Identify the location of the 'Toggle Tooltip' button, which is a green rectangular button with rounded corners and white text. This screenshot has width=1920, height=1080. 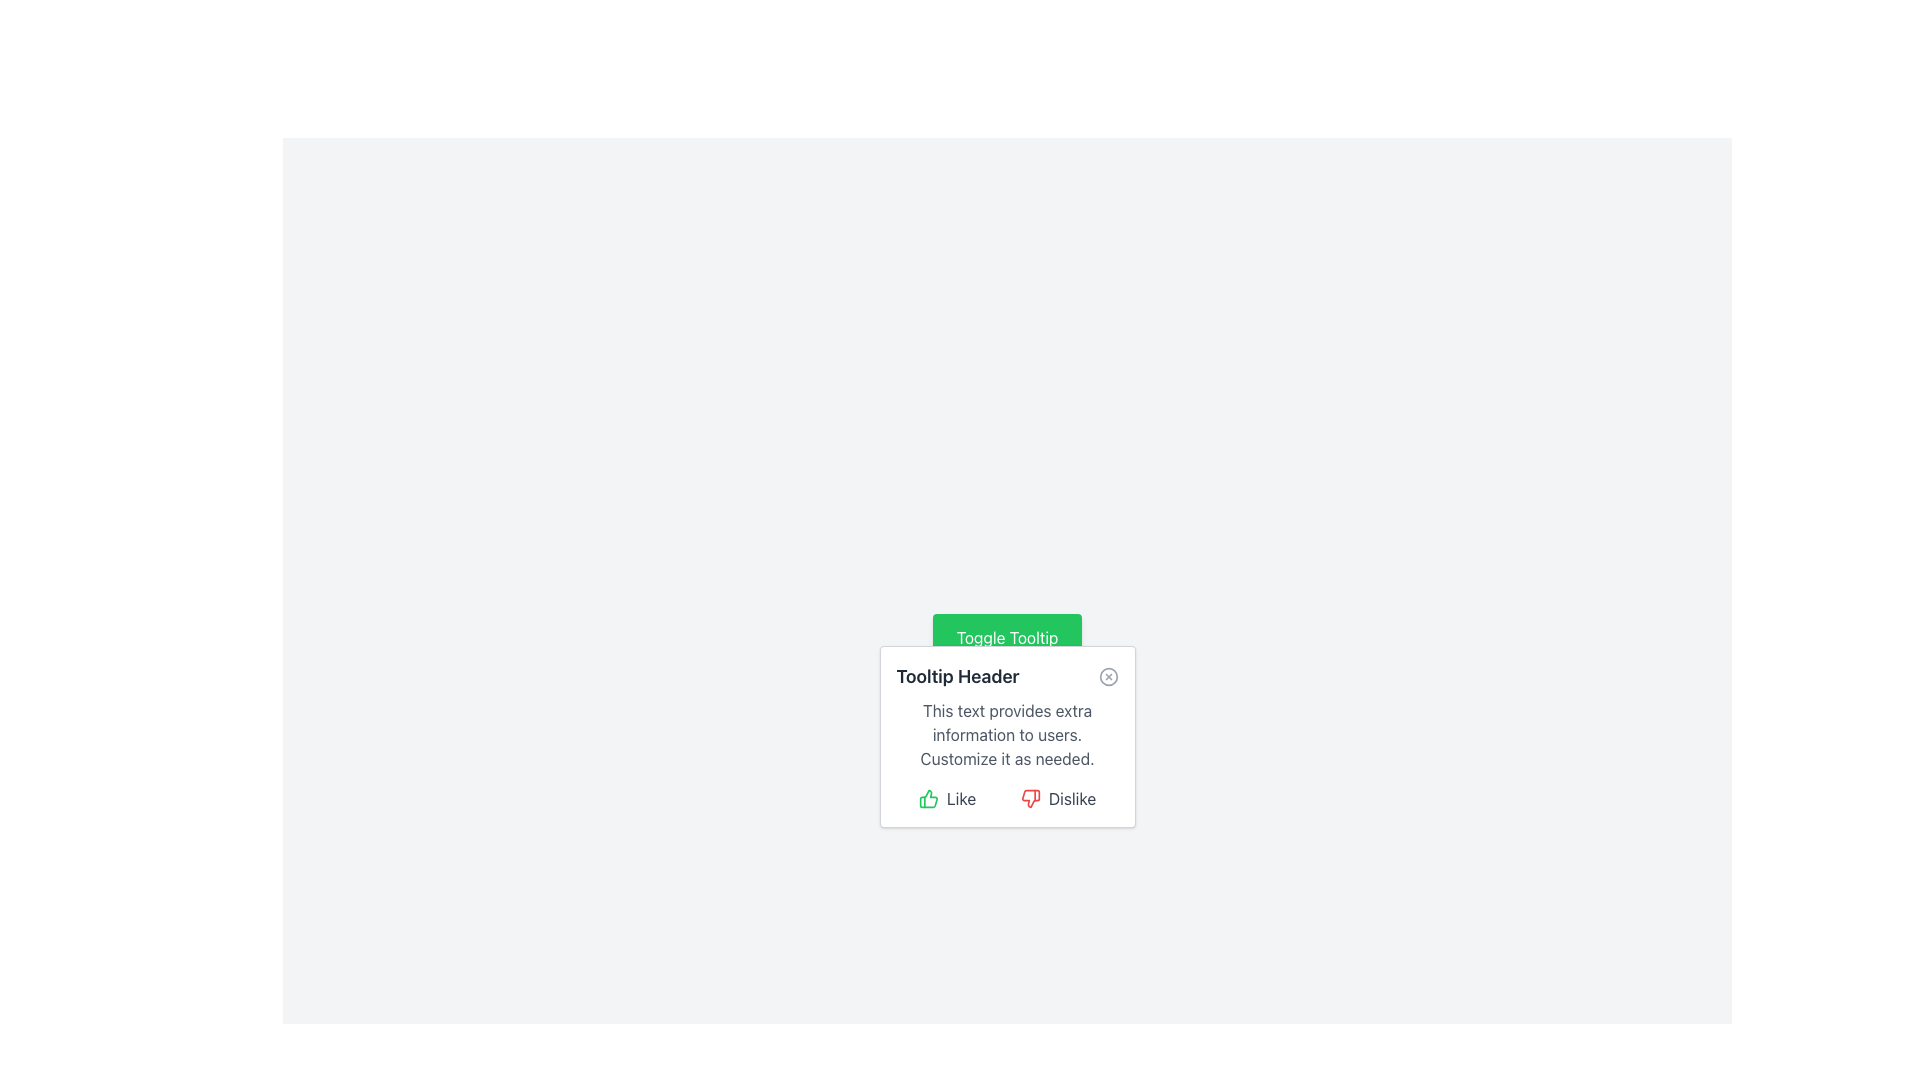
(1007, 637).